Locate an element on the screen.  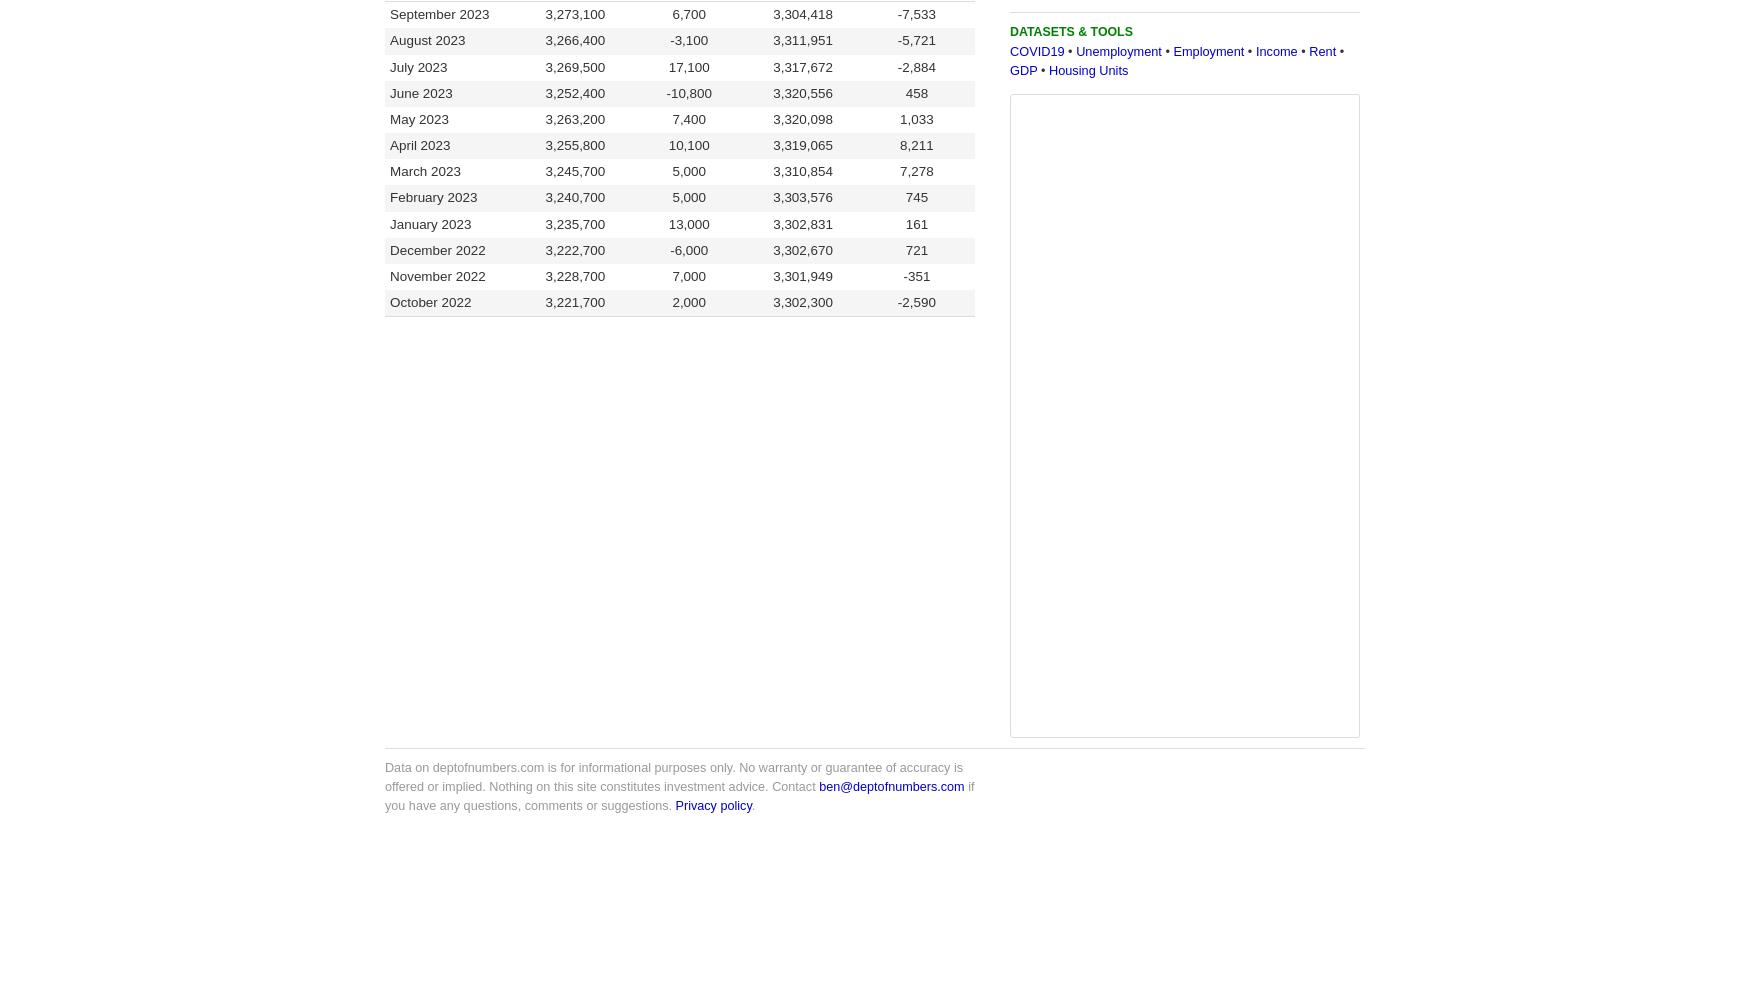
'December 2022' is located at coordinates (389, 248).